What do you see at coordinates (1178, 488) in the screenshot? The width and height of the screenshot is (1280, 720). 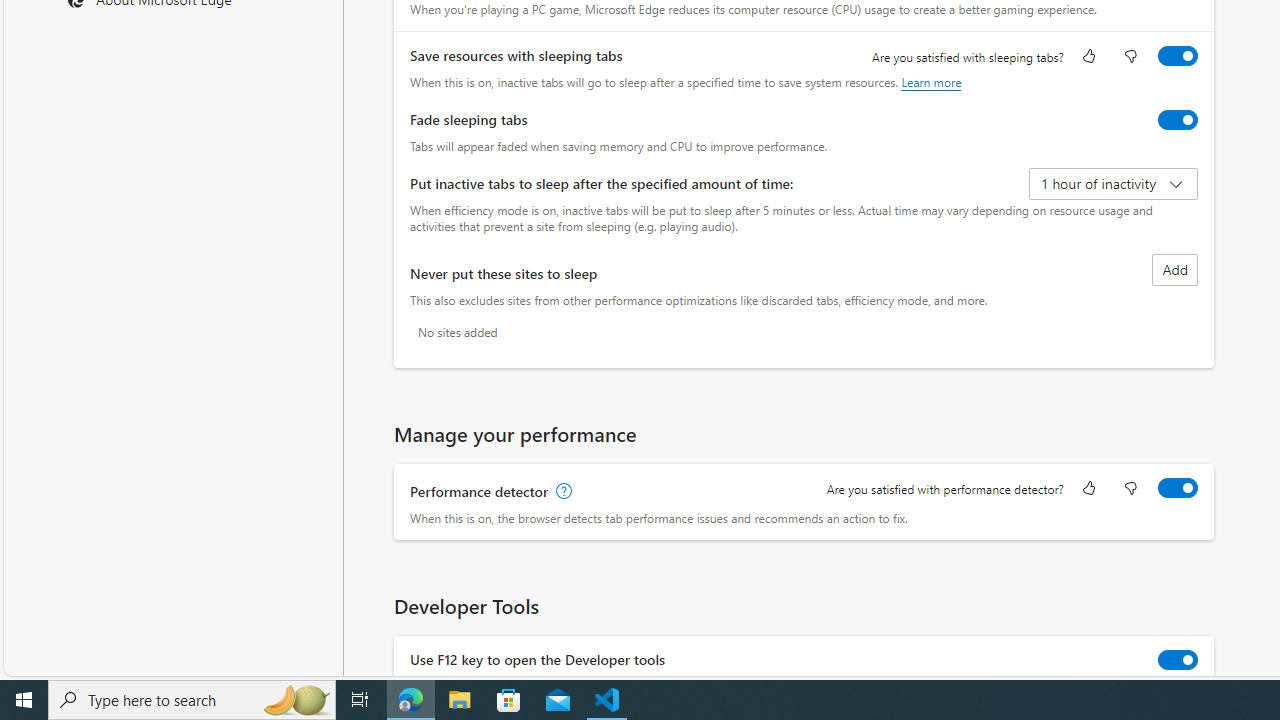 I see `'Performance detector'` at bounding box center [1178, 488].